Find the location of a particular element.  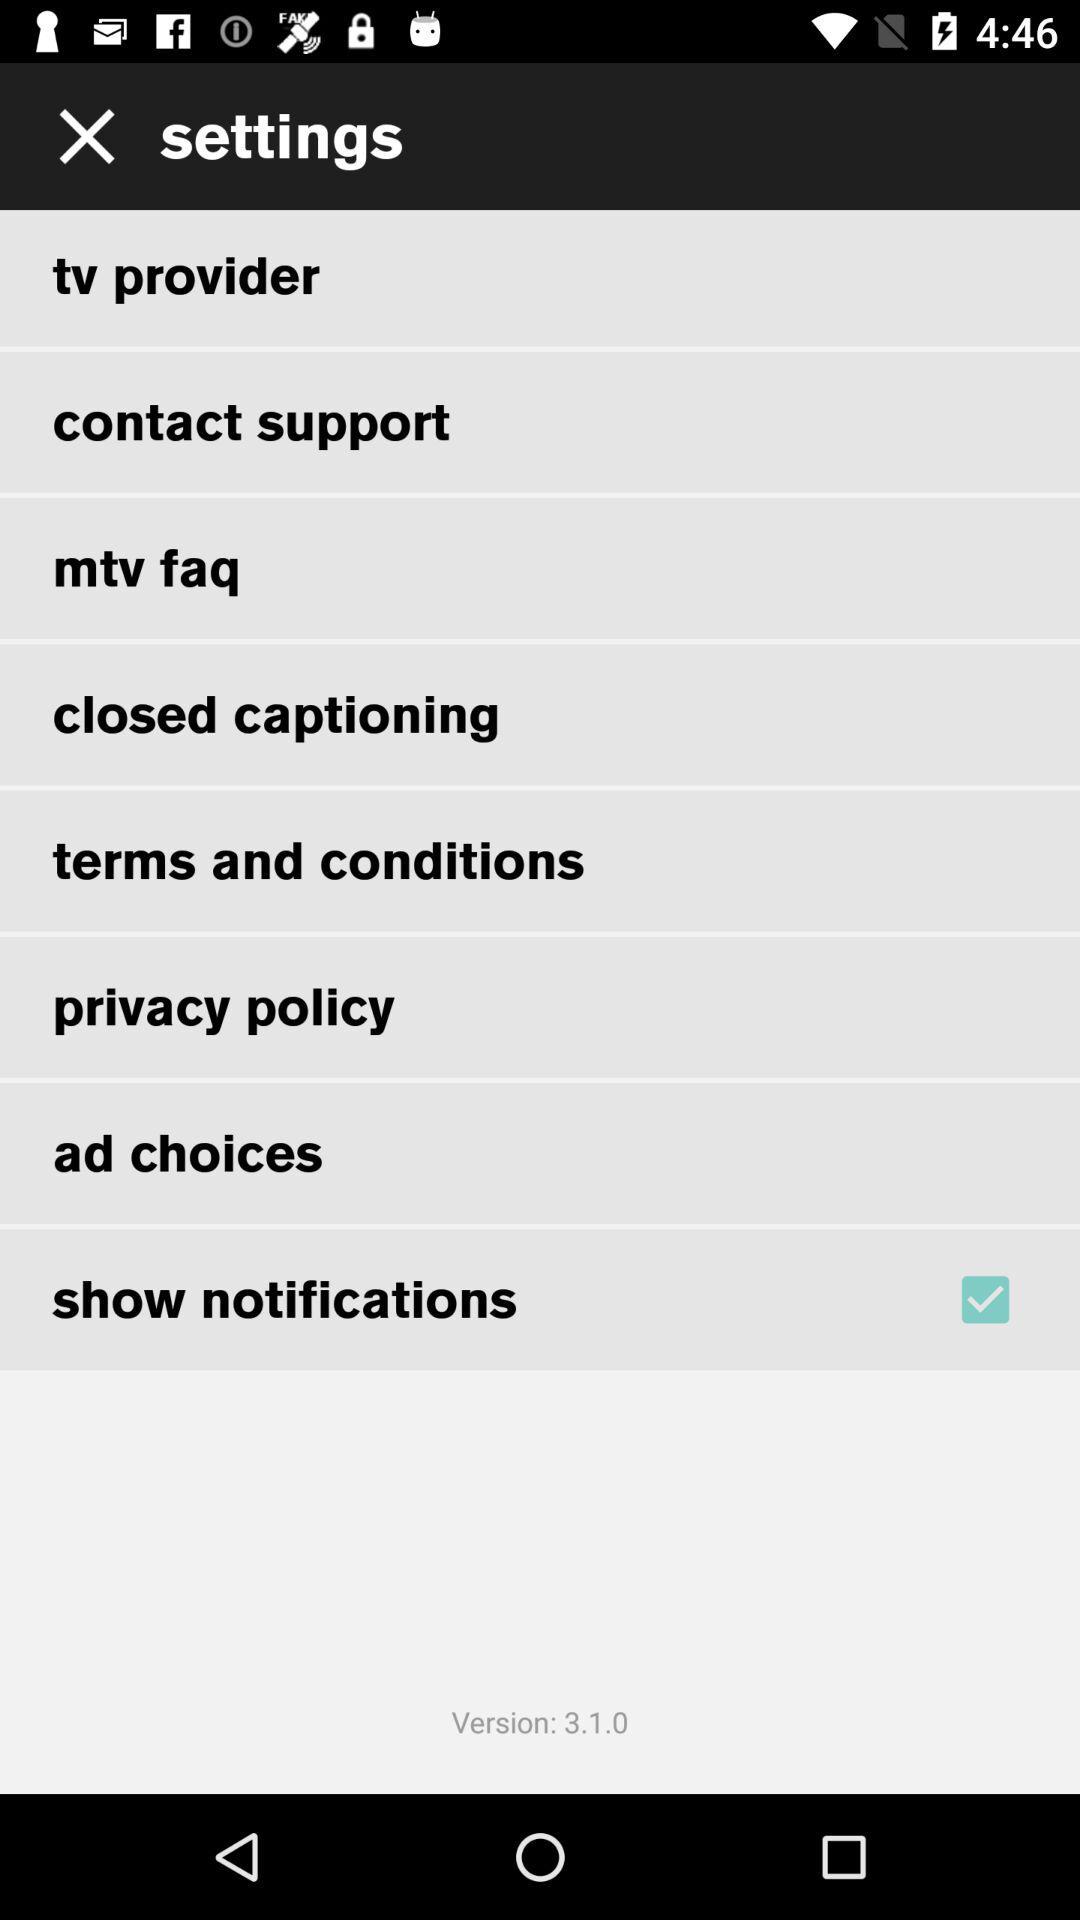

show notification check box is located at coordinates (1011, 1299).